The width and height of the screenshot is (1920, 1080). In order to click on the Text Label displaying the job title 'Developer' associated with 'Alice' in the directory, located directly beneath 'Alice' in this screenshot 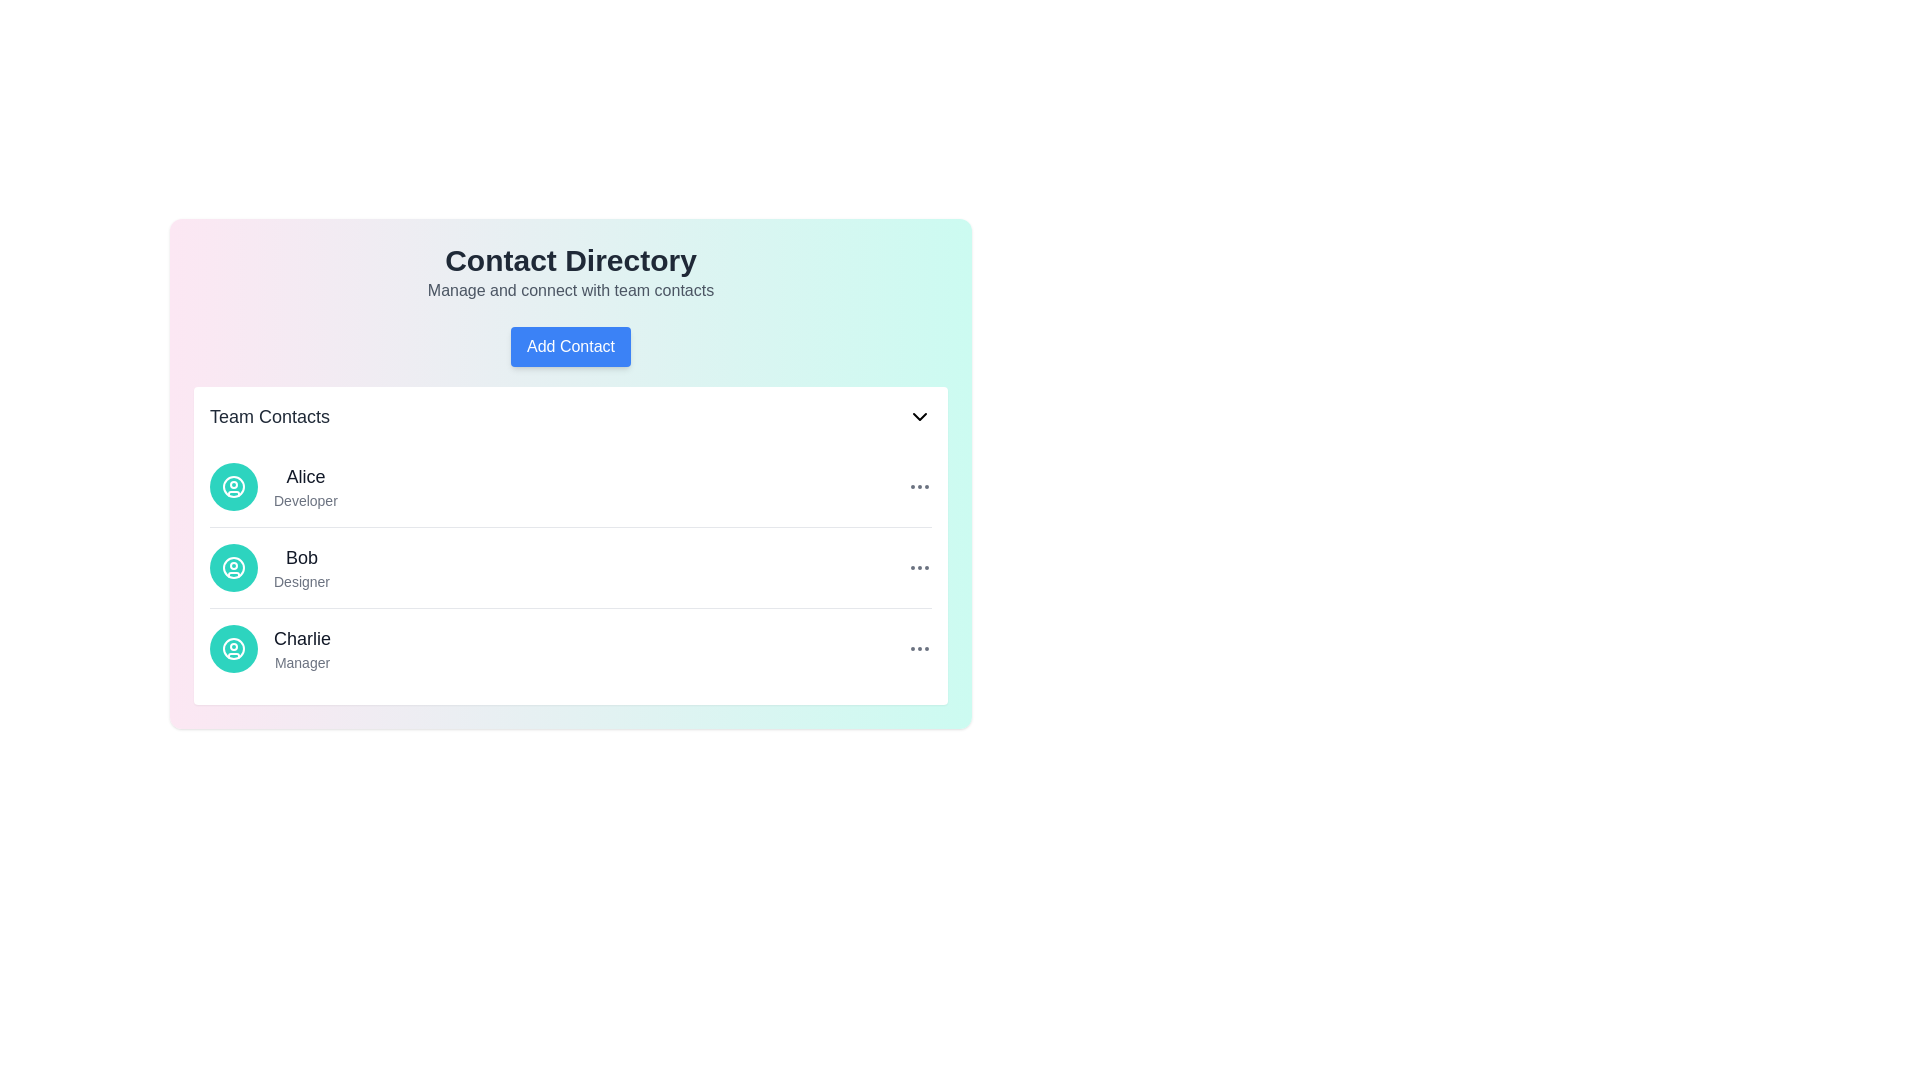, I will do `click(304, 500)`.